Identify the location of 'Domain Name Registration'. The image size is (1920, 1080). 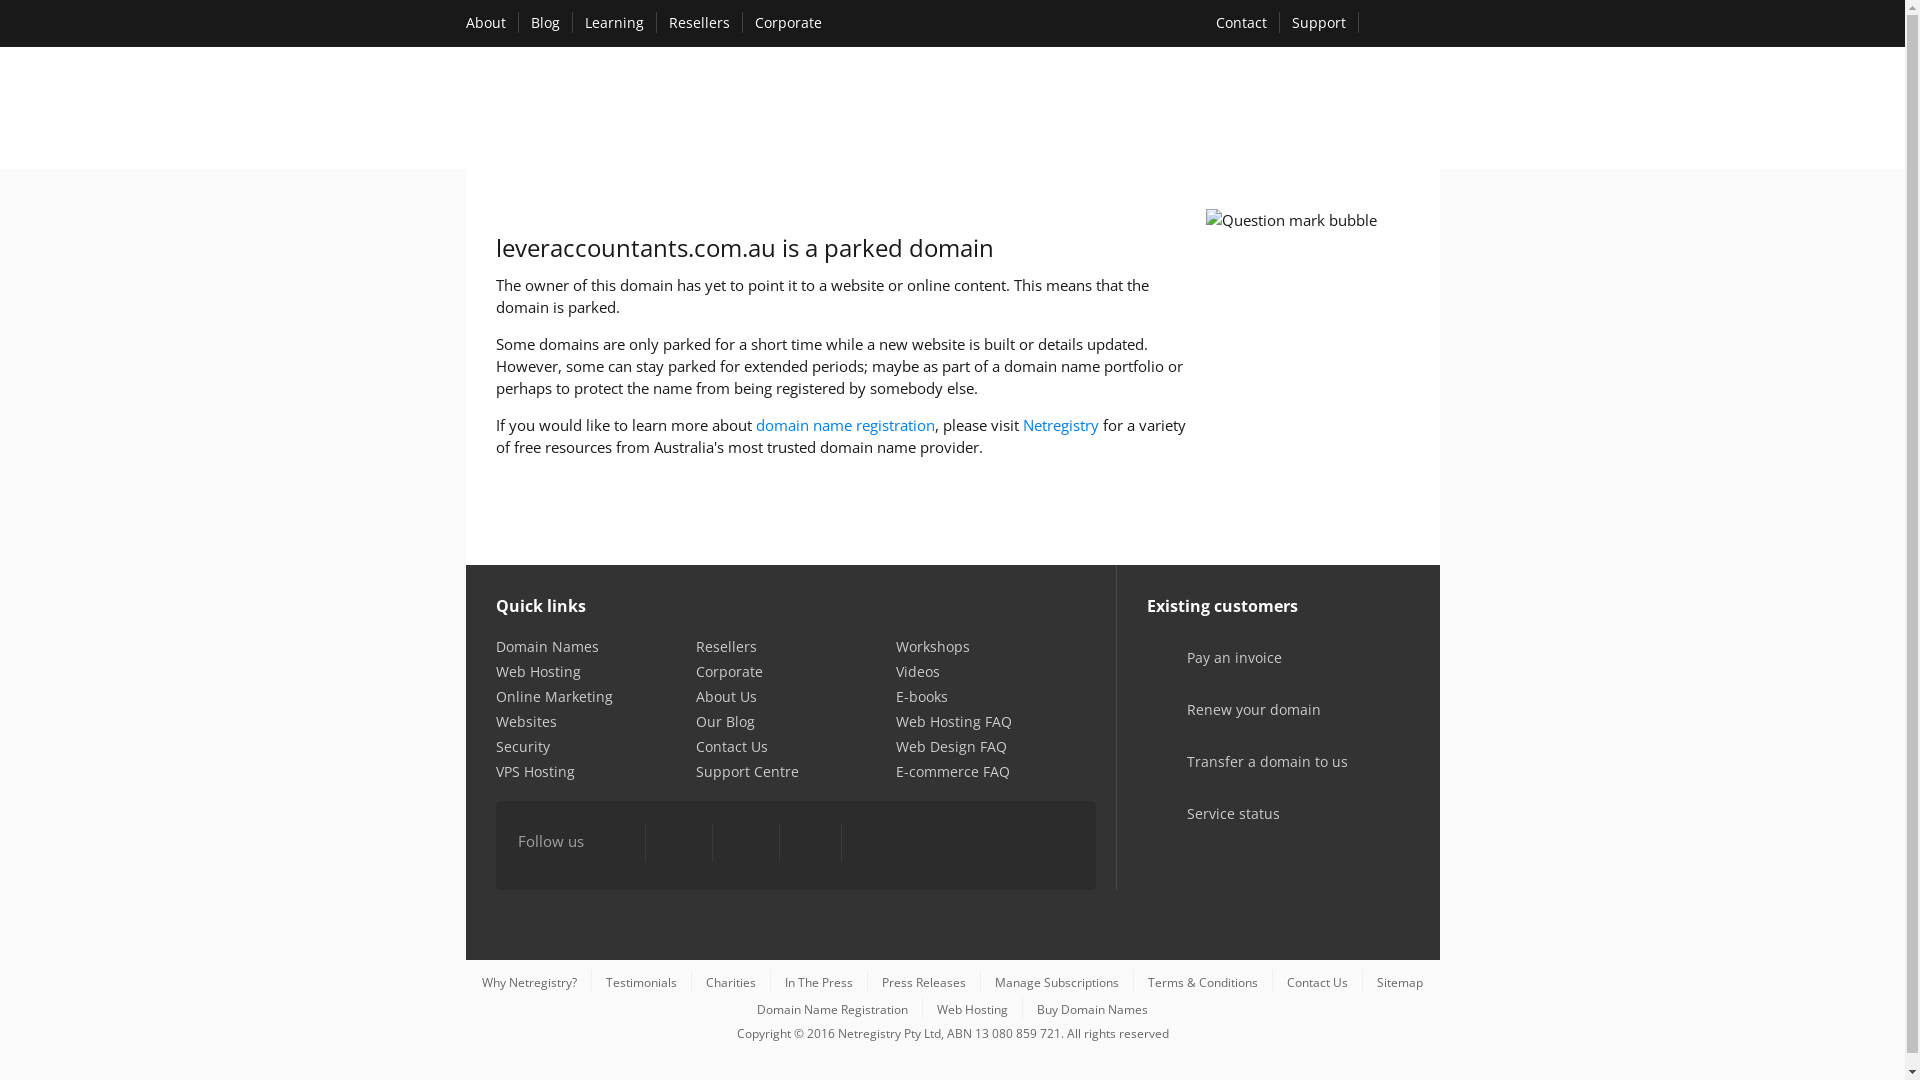
(832, 1009).